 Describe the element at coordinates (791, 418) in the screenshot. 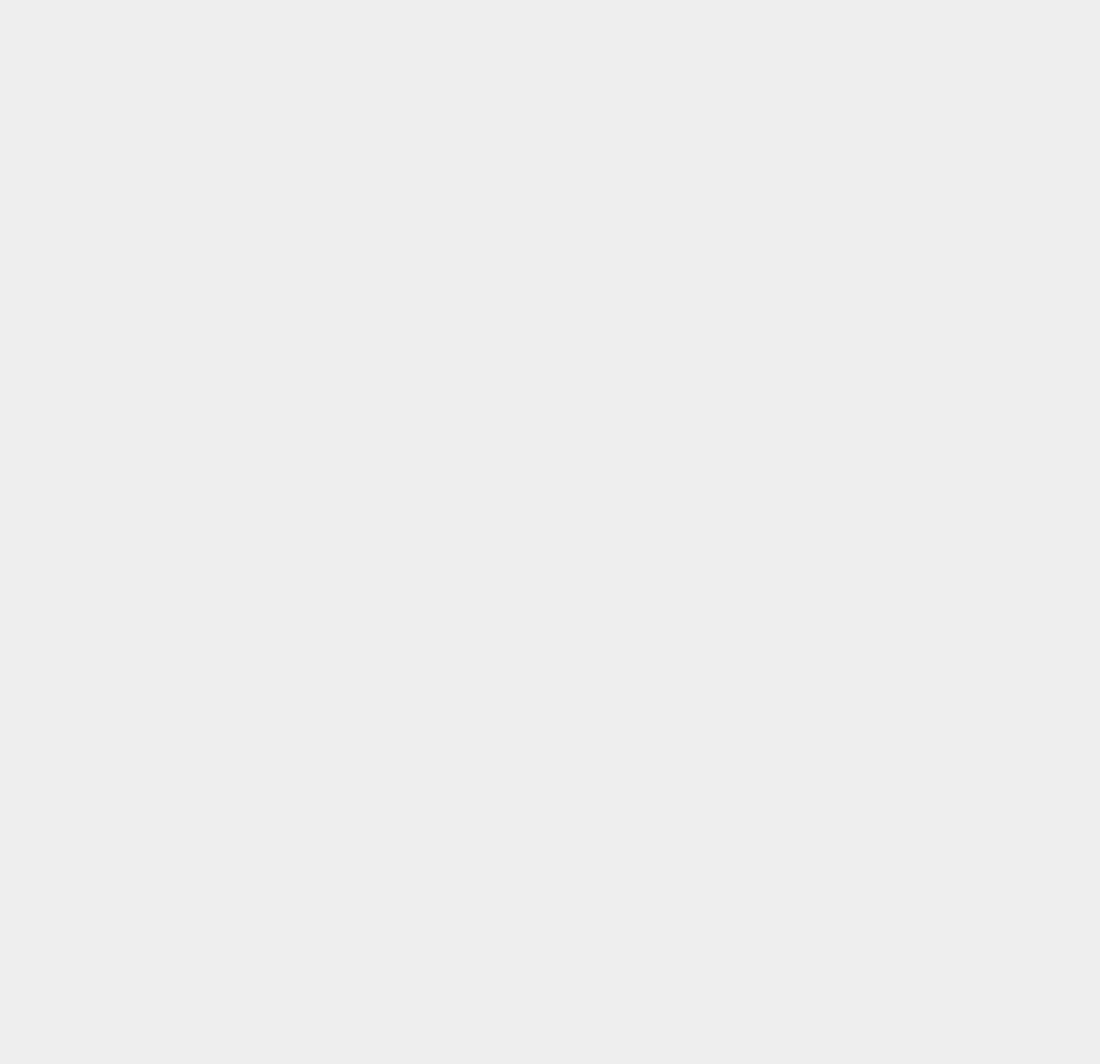

I see `'Web'` at that location.